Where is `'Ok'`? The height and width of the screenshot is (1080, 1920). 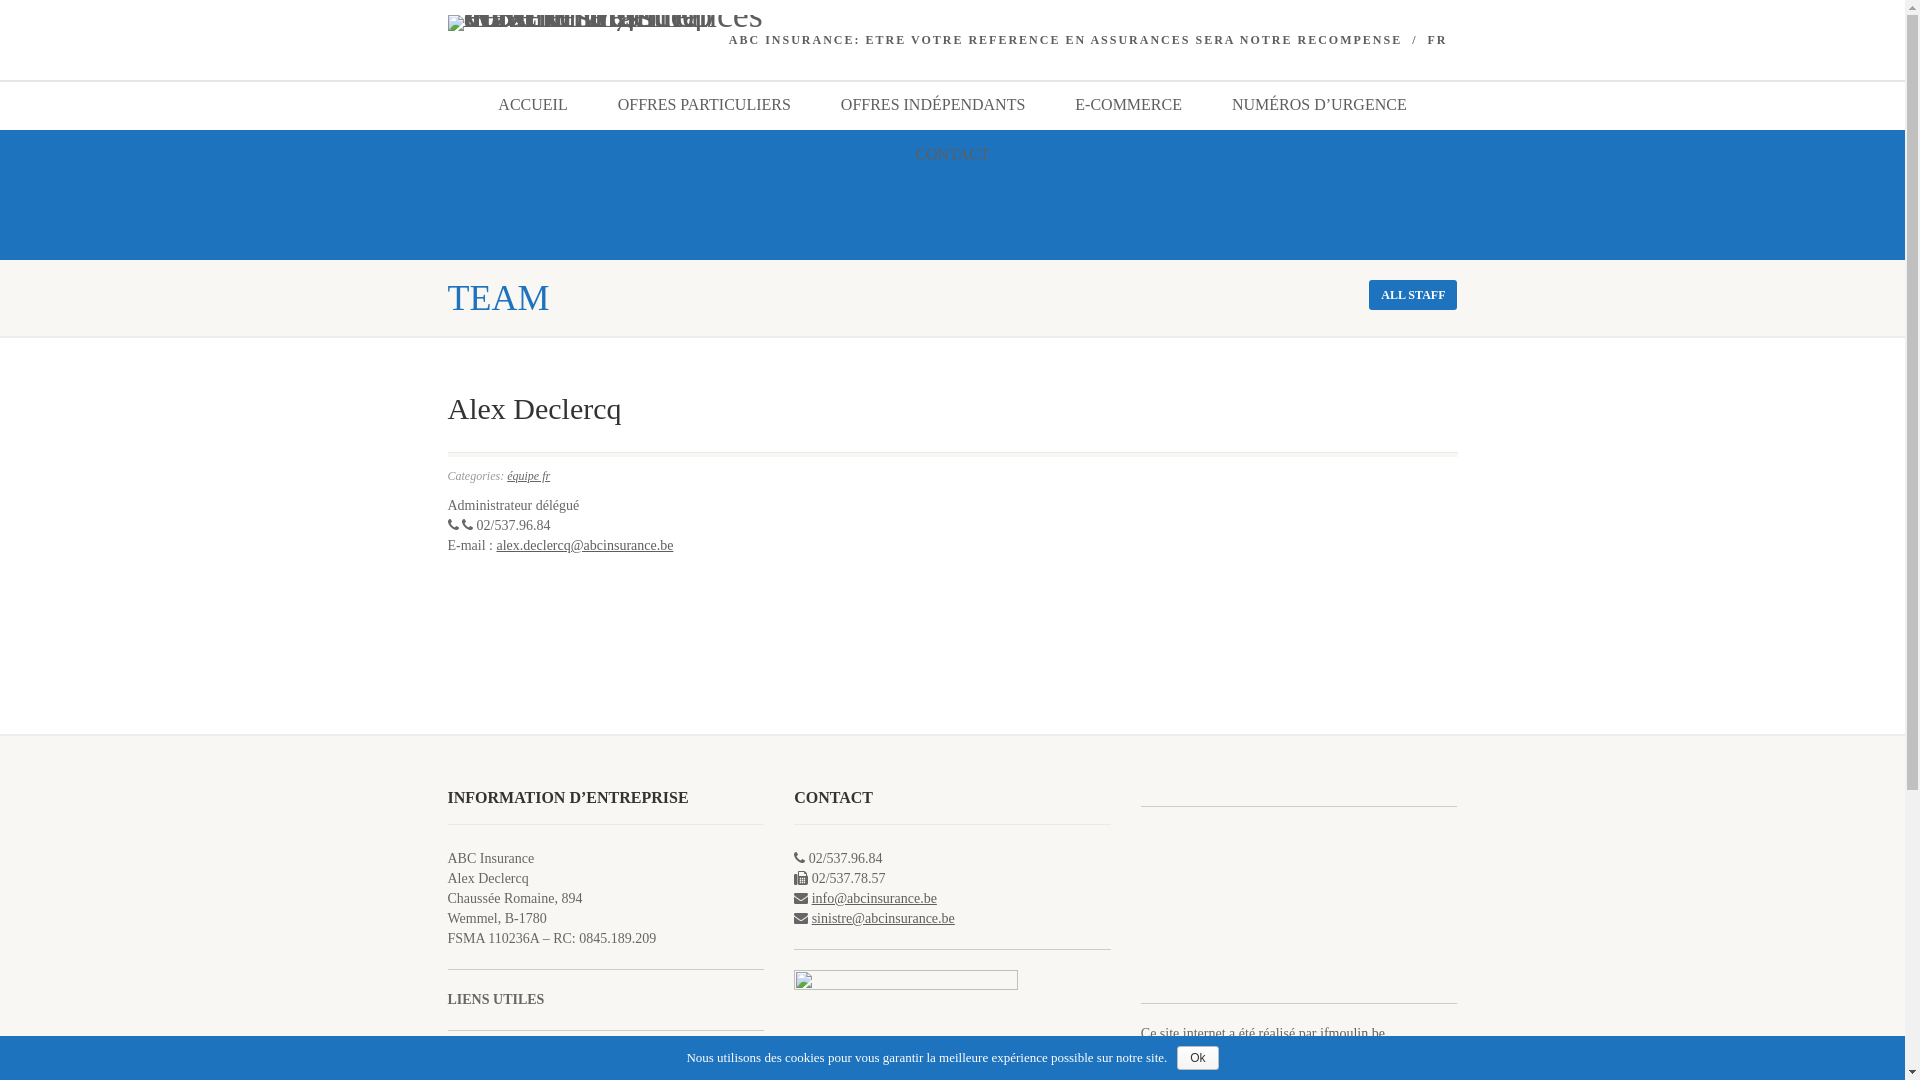
'Ok' is located at coordinates (1197, 1056).